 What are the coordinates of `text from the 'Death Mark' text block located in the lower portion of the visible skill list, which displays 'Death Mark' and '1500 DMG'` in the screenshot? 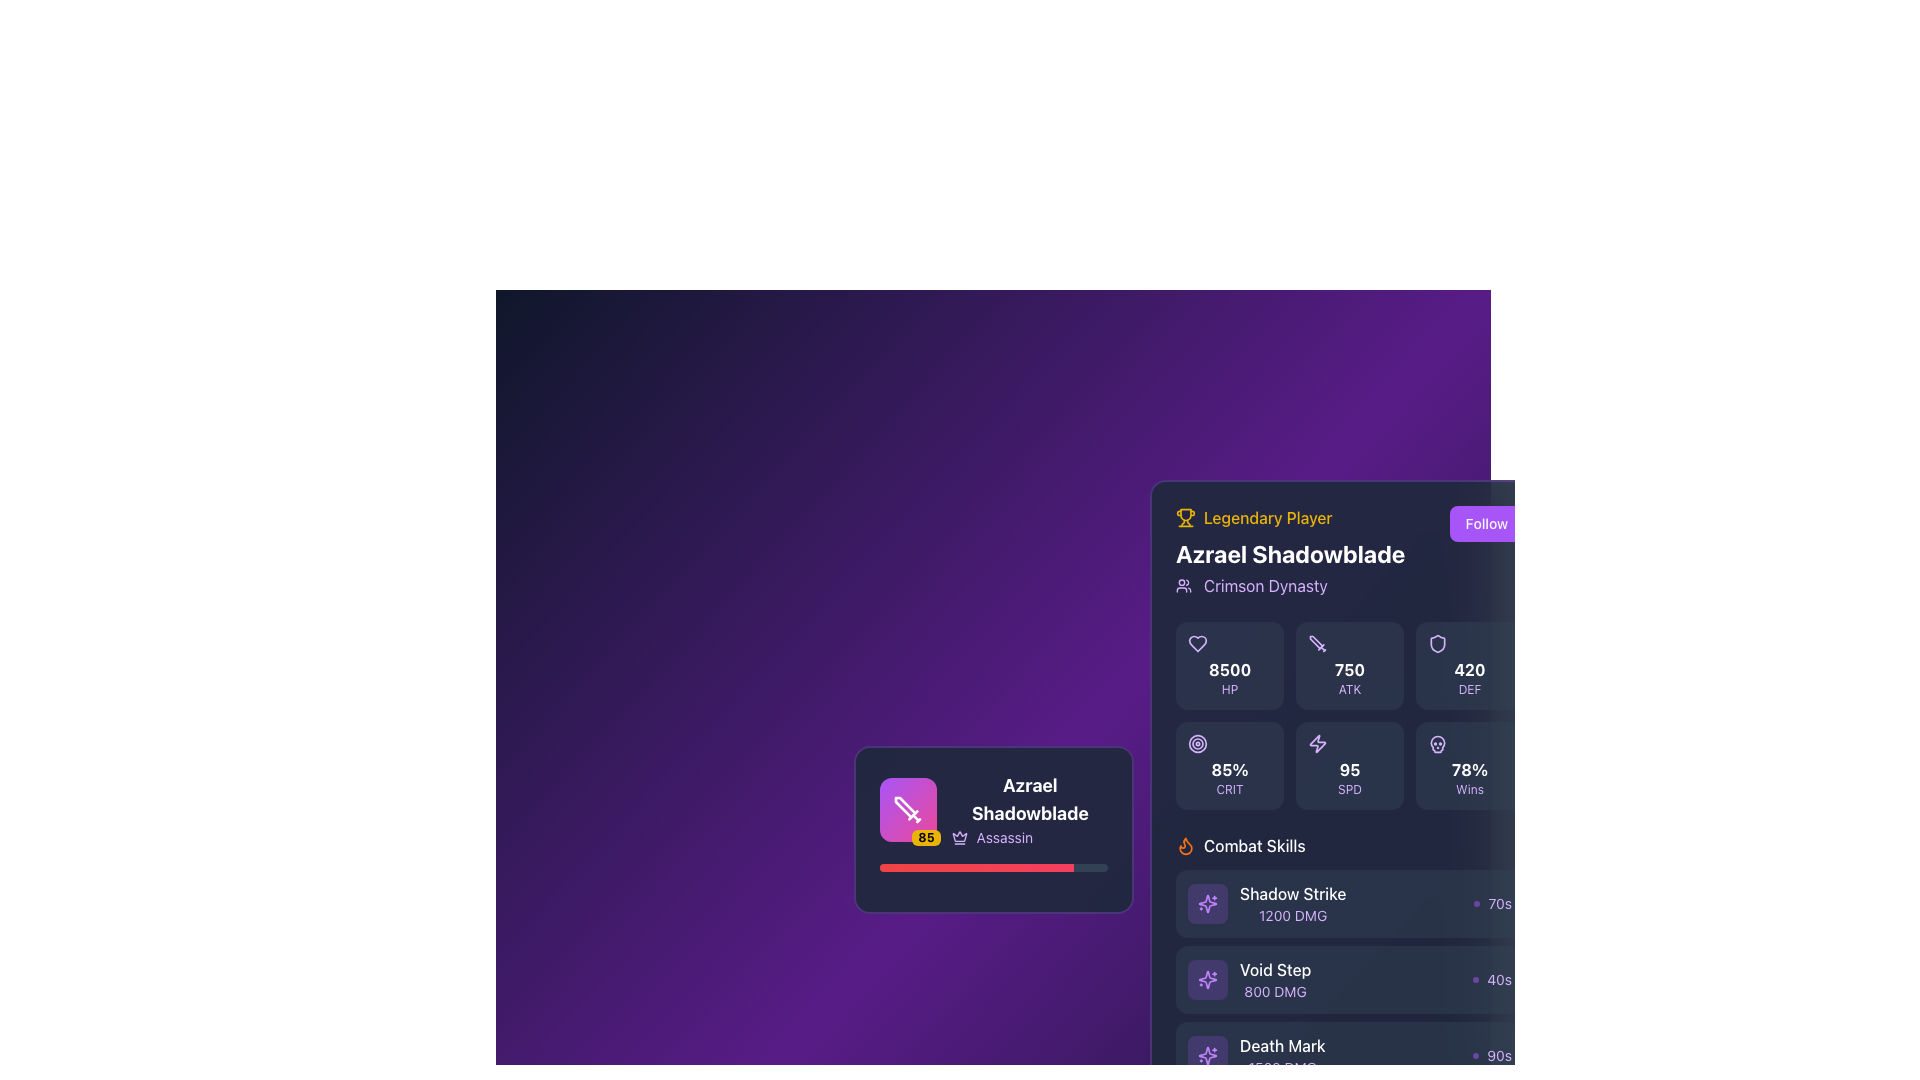 It's located at (1282, 1055).